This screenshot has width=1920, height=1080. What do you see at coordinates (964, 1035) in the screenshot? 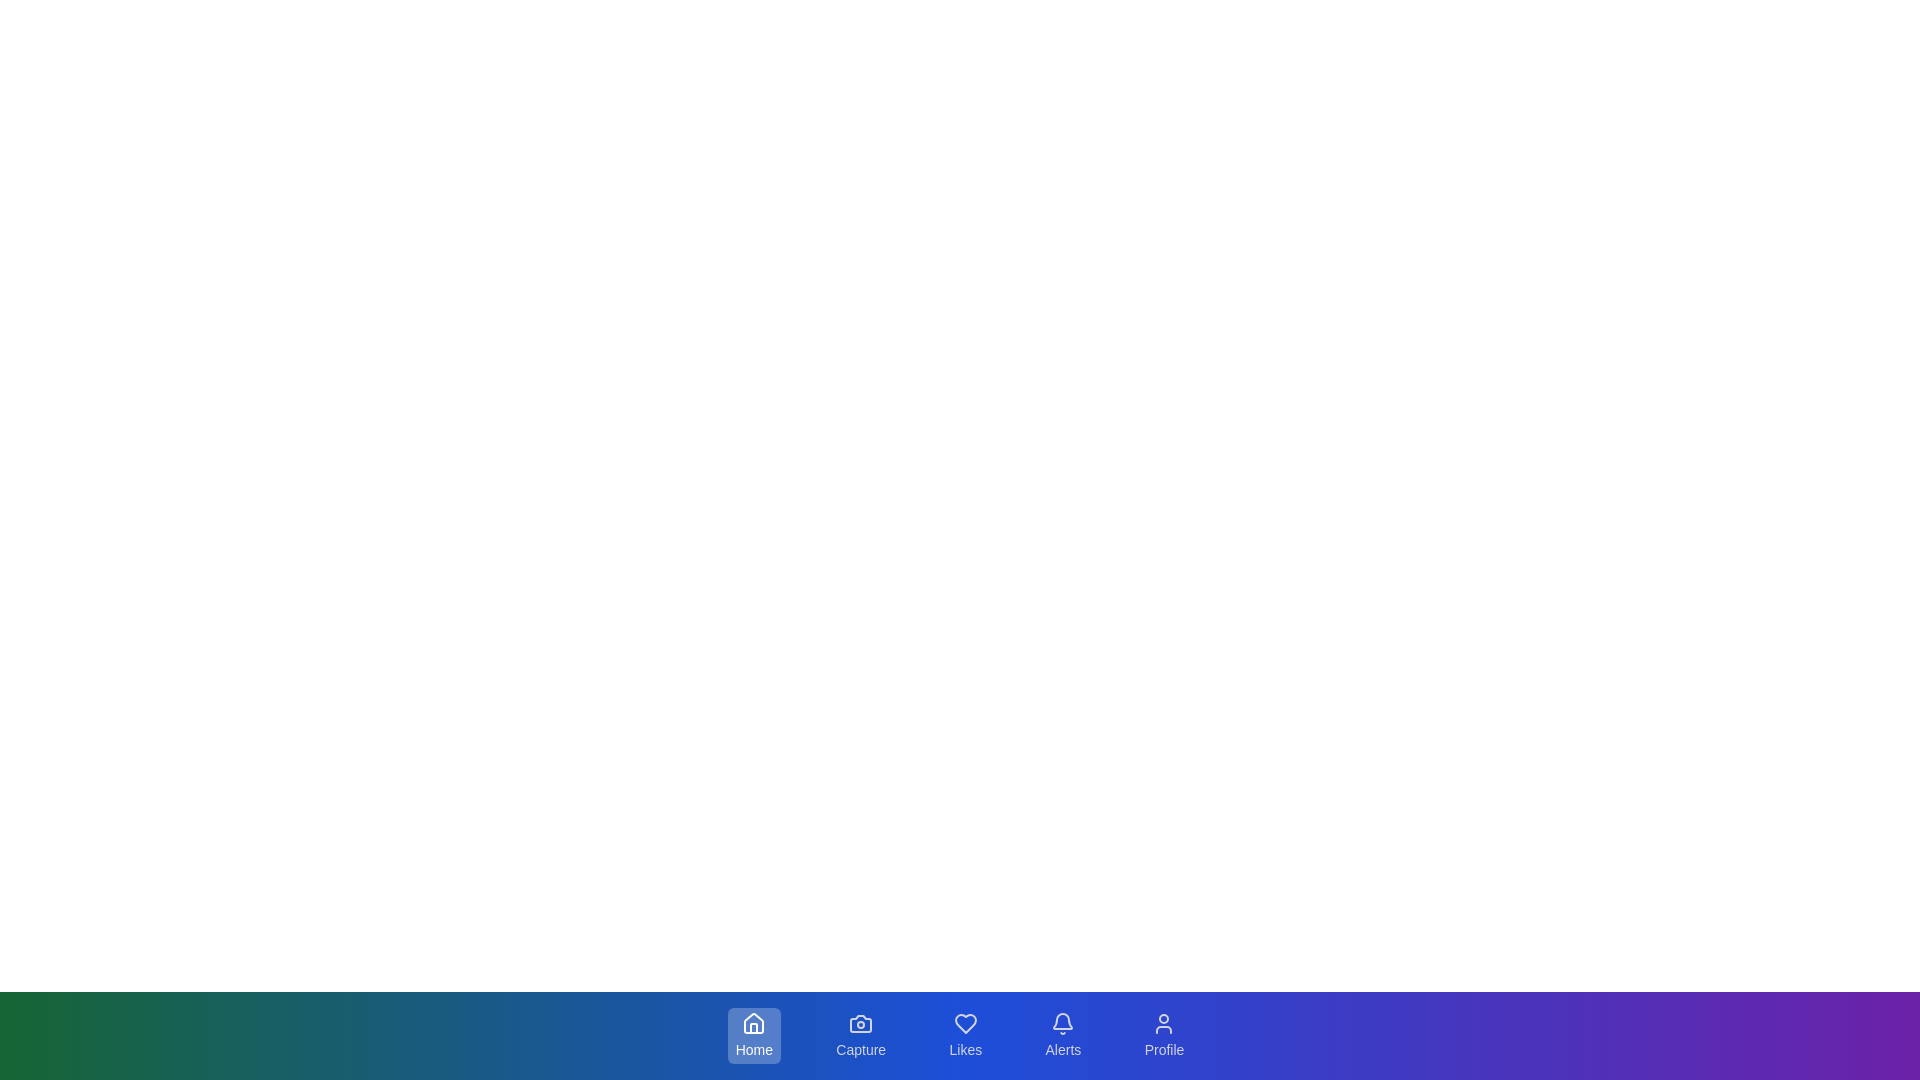
I see `the button labeled Likes to observe the visual feedback` at bounding box center [964, 1035].